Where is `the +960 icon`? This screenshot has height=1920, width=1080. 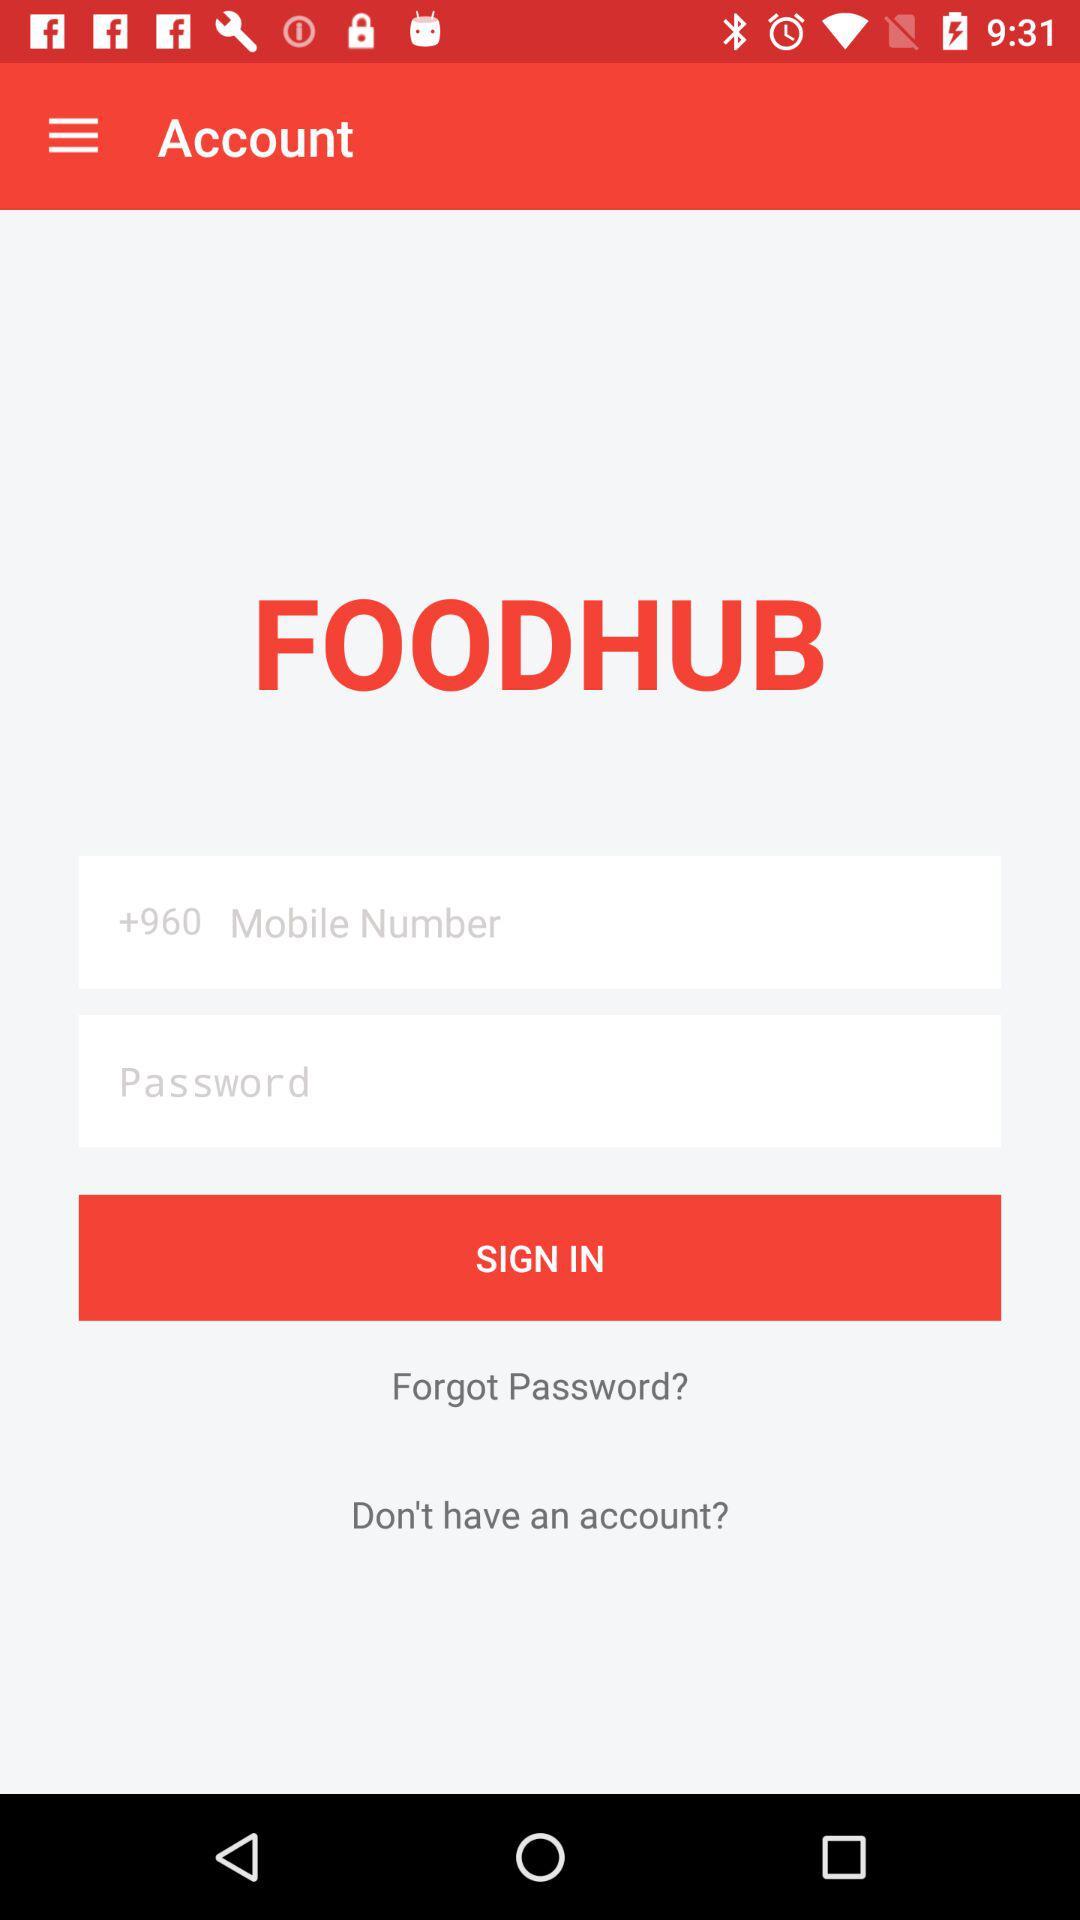 the +960 icon is located at coordinates (146, 919).